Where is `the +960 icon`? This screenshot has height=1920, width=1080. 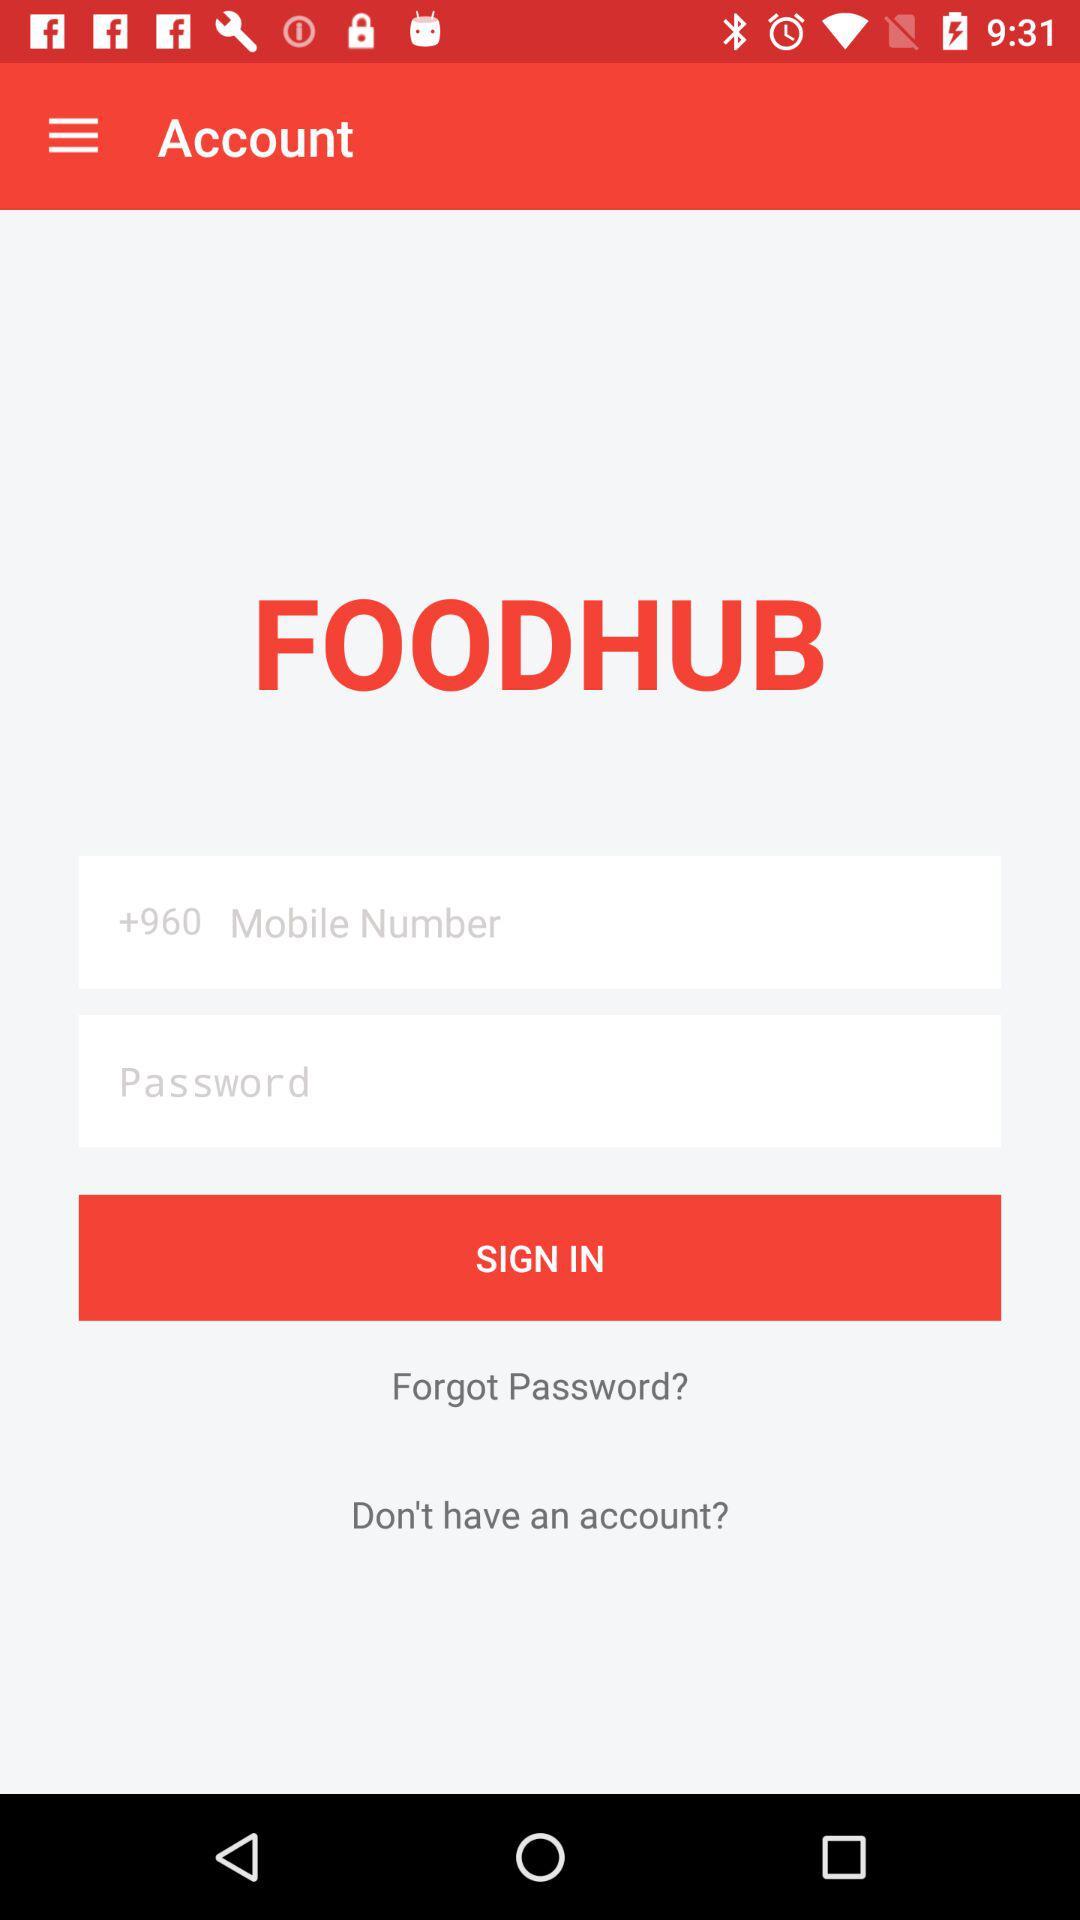 the +960 icon is located at coordinates (146, 919).